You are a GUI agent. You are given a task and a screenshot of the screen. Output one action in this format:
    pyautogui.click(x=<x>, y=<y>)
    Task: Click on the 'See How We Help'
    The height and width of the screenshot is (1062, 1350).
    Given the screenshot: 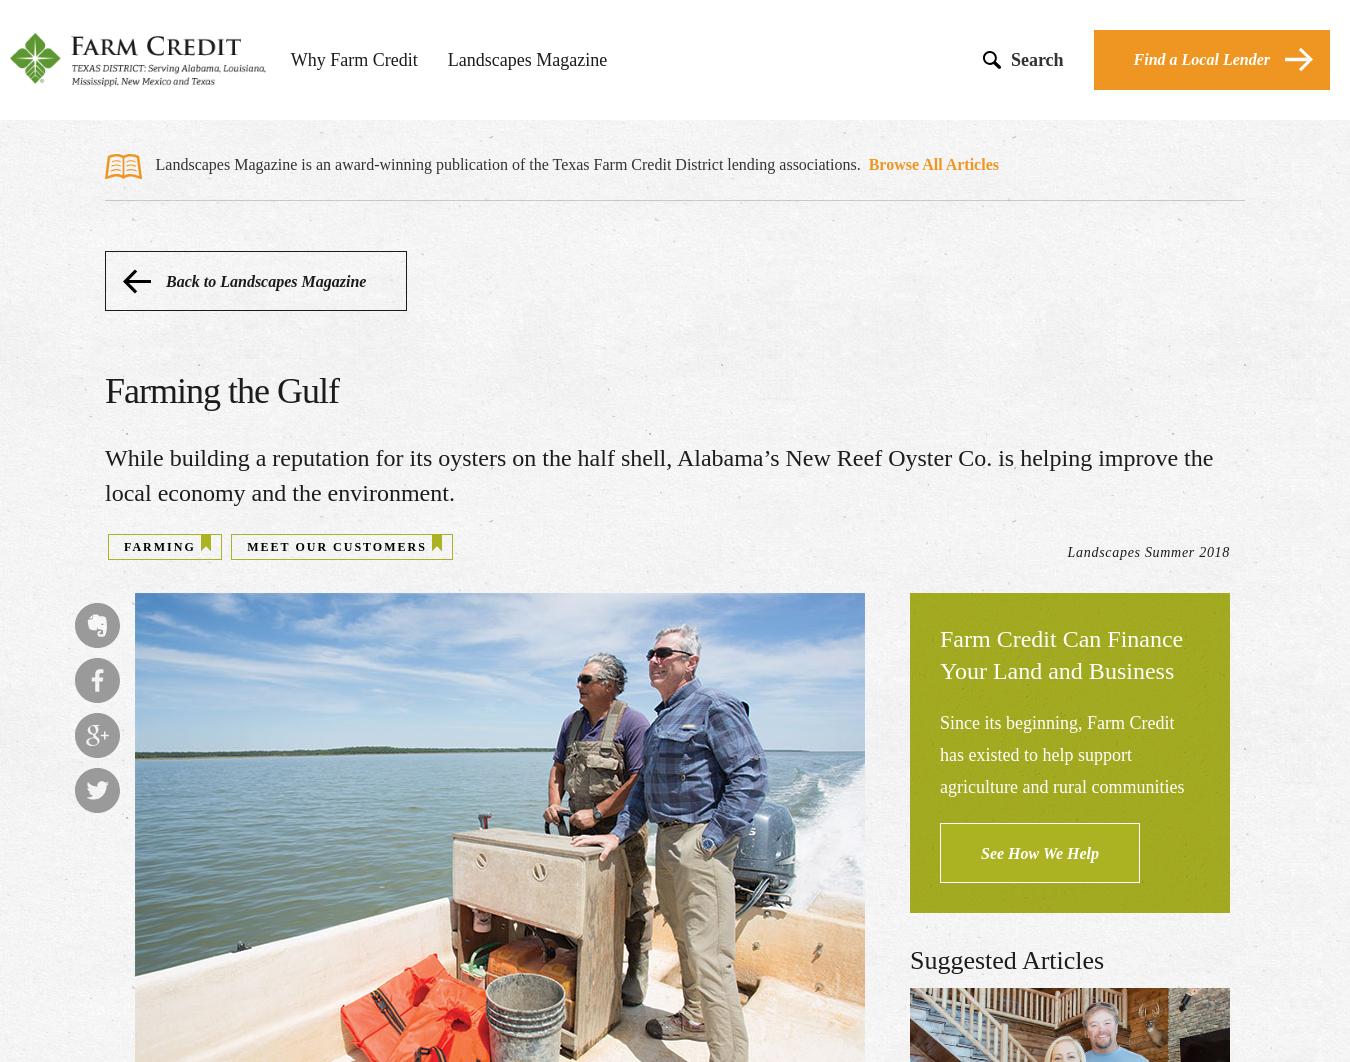 What is the action you would take?
    pyautogui.click(x=1039, y=852)
    